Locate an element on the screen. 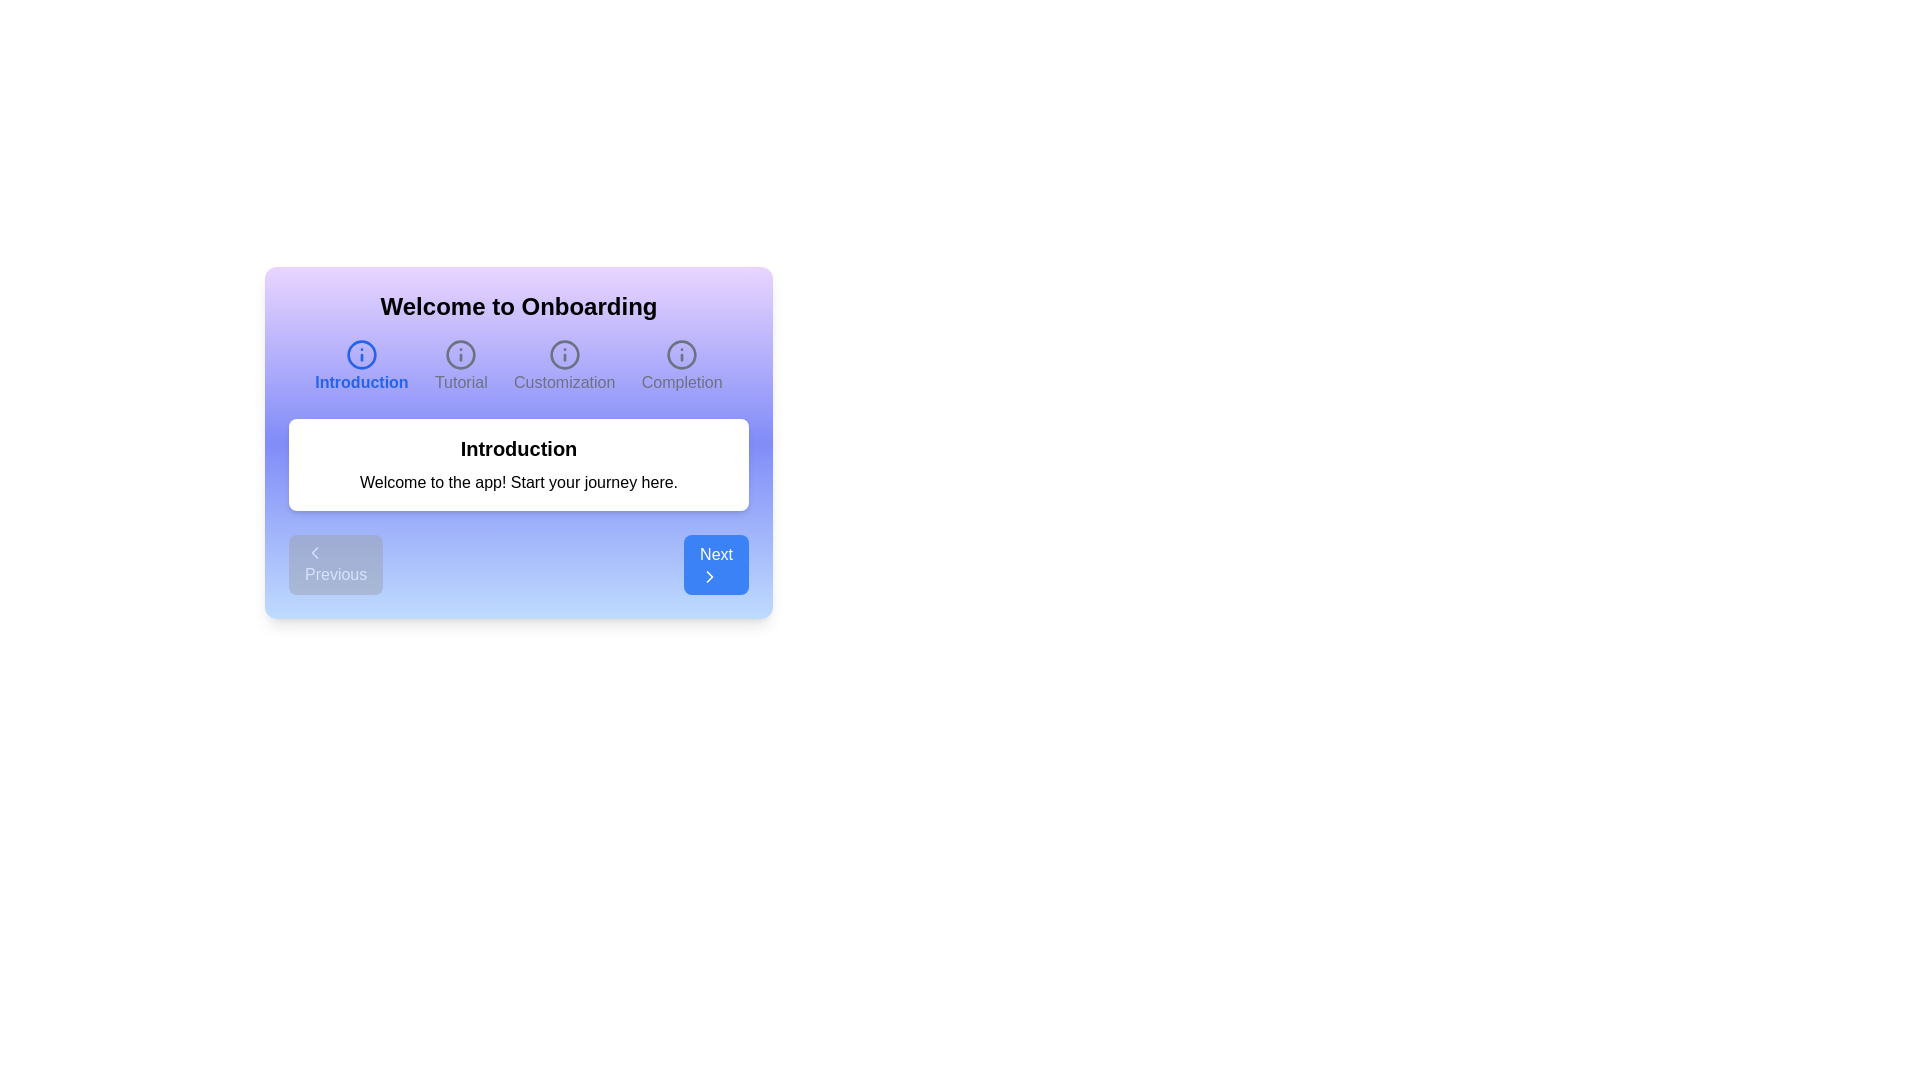 The height and width of the screenshot is (1080, 1920). the Informational panel that introduces the user to the application, located centrally below the navigation steps and above the 'Previous' and 'Next' buttons is located at coordinates (518, 465).